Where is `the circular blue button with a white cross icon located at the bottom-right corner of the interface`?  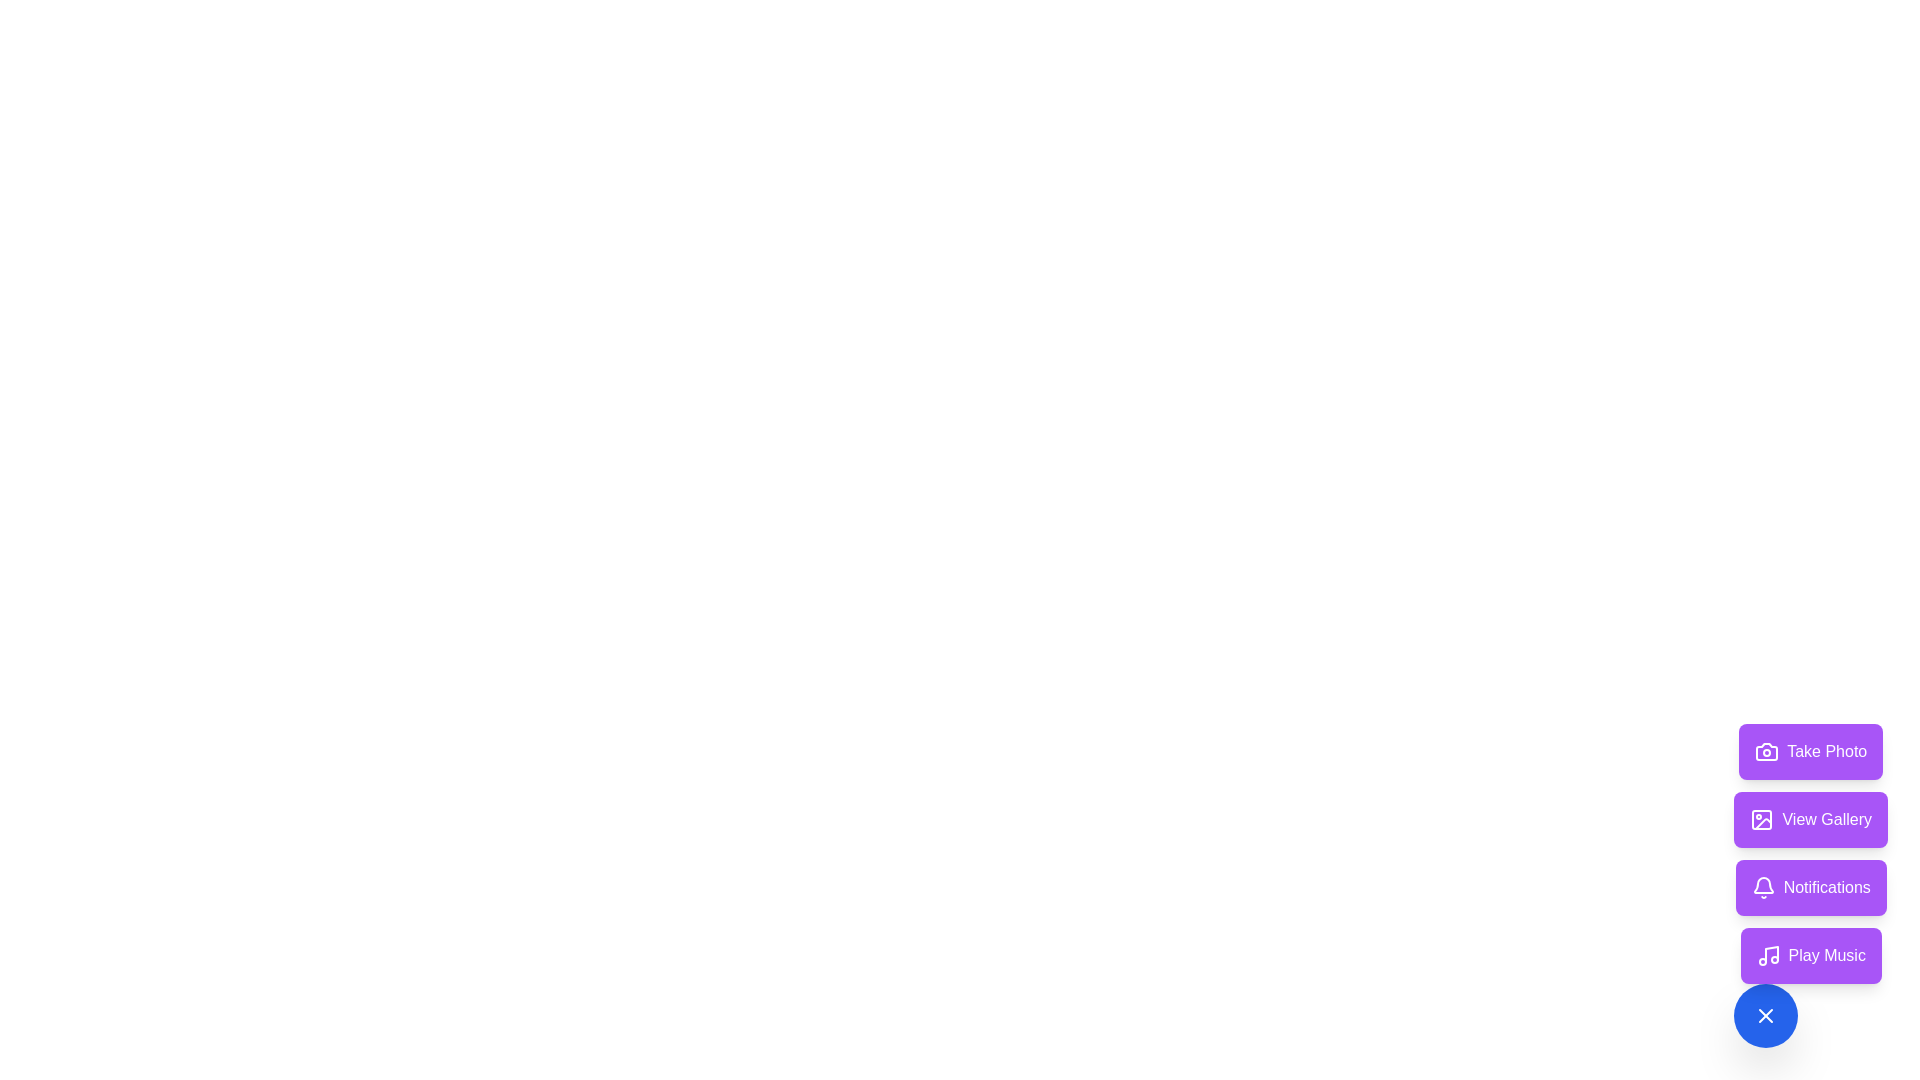
the circular blue button with a white cross icon located at the bottom-right corner of the interface is located at coordinates (1766, 1015).